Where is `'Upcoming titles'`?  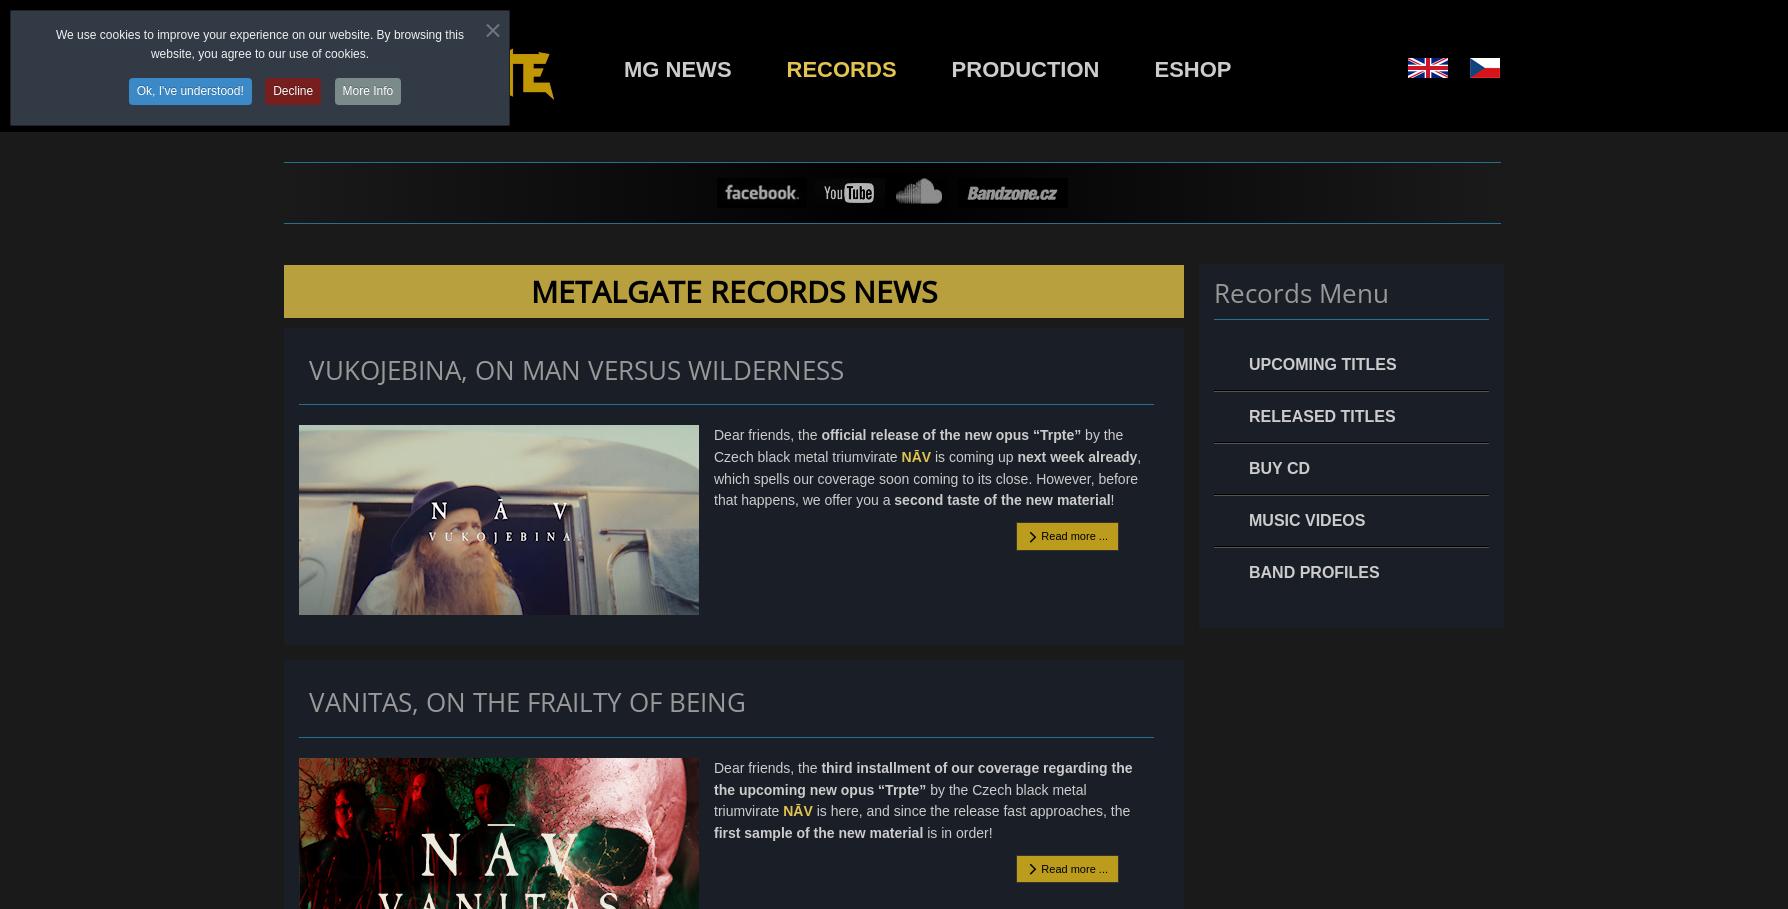 'Upcoming titles' is located at coordinates (1321, 363).